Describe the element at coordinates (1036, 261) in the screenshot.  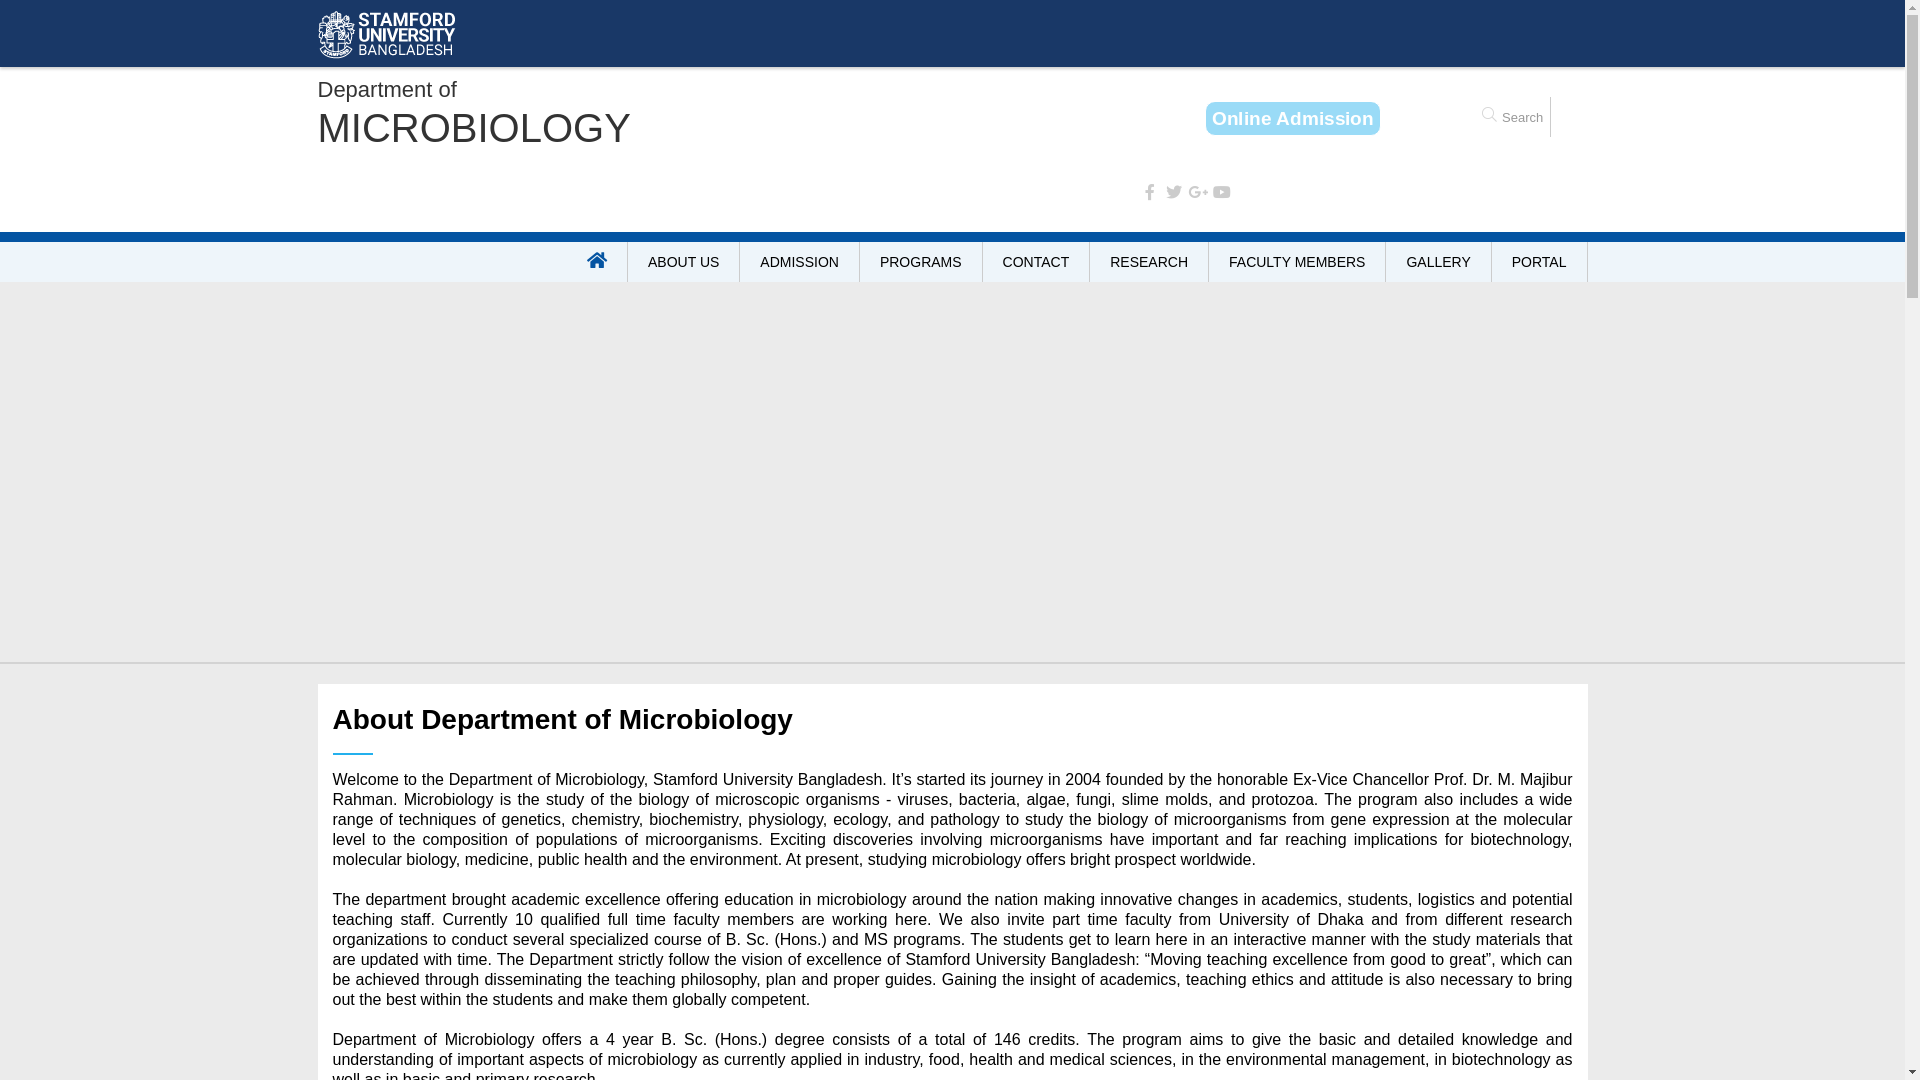
I see `'CONTACT'` at that location.